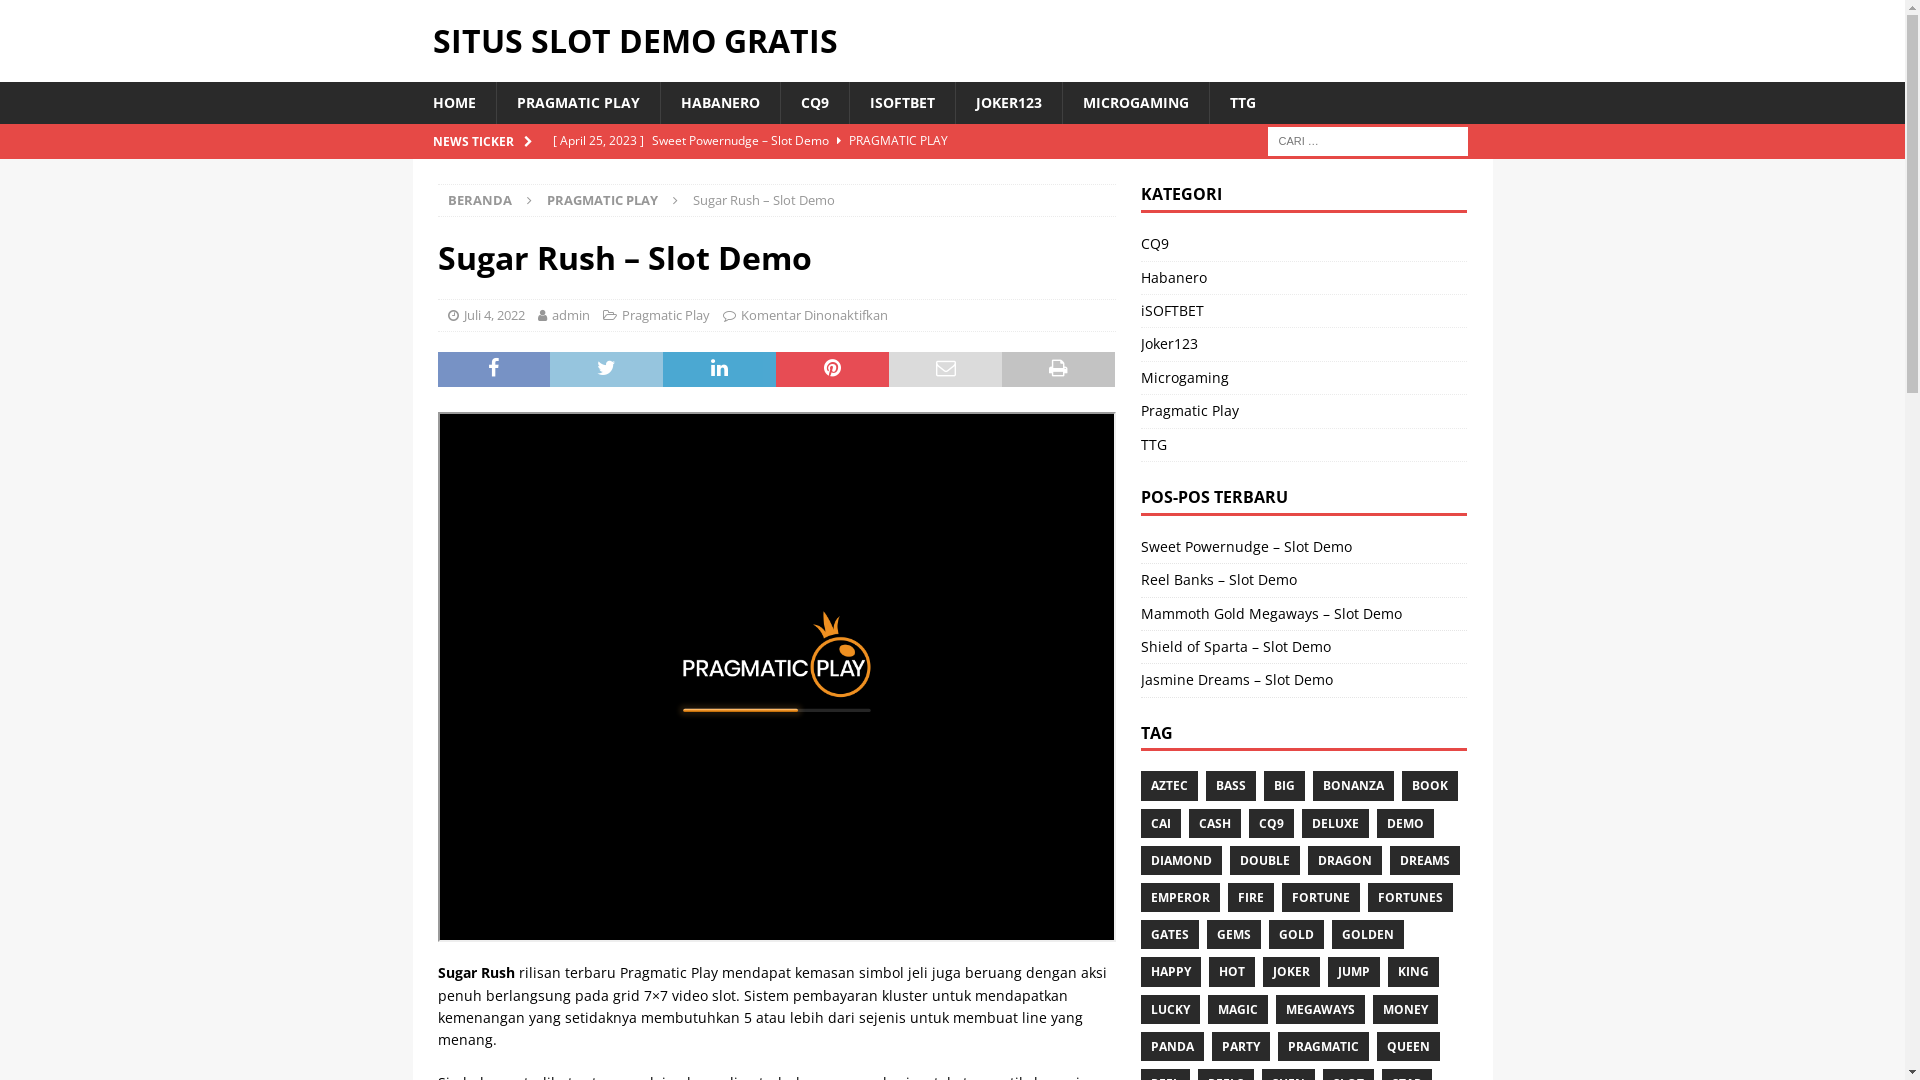 This screenshot has height=1080, width=1920. I want to click on 'admin', so click(570, 315).